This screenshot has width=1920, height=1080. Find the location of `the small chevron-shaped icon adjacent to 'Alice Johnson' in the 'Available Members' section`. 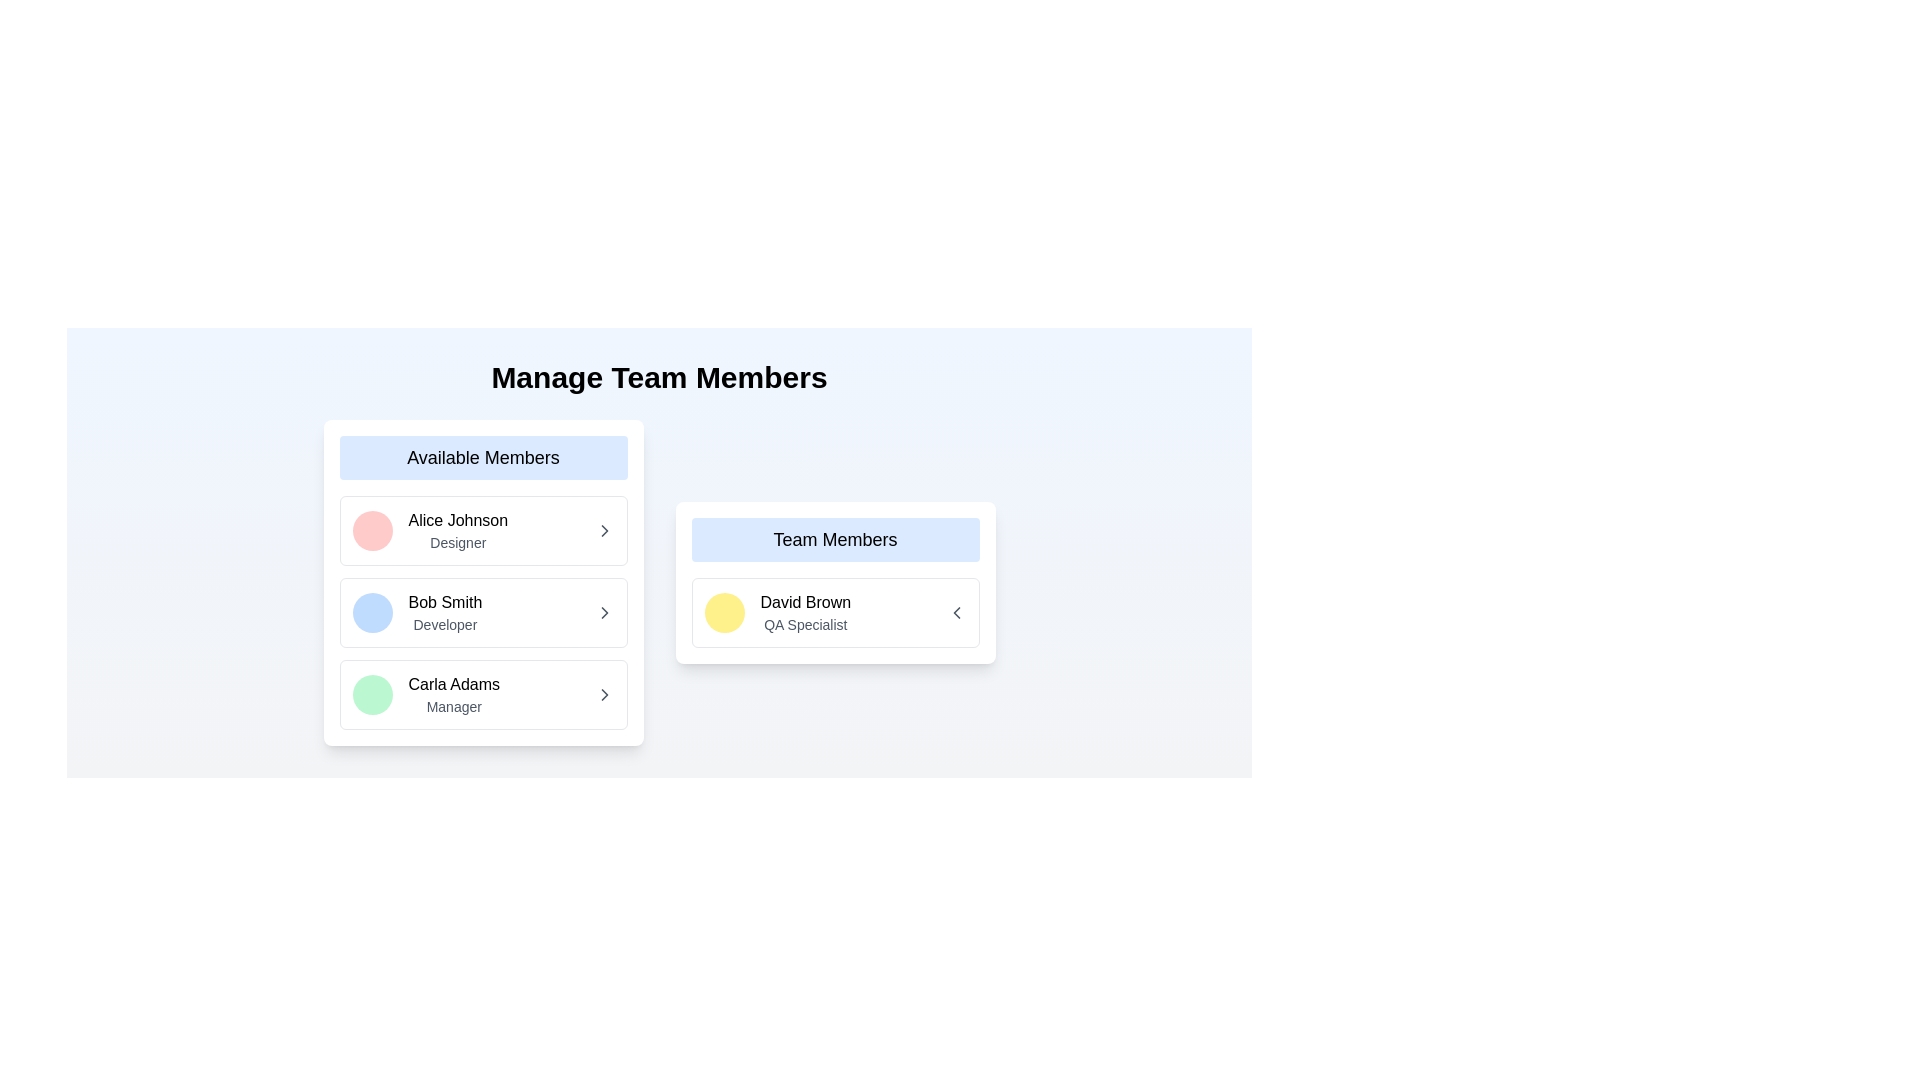

the small chevron-shaped icon adjacent to 'Alice Johnson' in the 'Available Members' section is located at coordinates (603, 530).